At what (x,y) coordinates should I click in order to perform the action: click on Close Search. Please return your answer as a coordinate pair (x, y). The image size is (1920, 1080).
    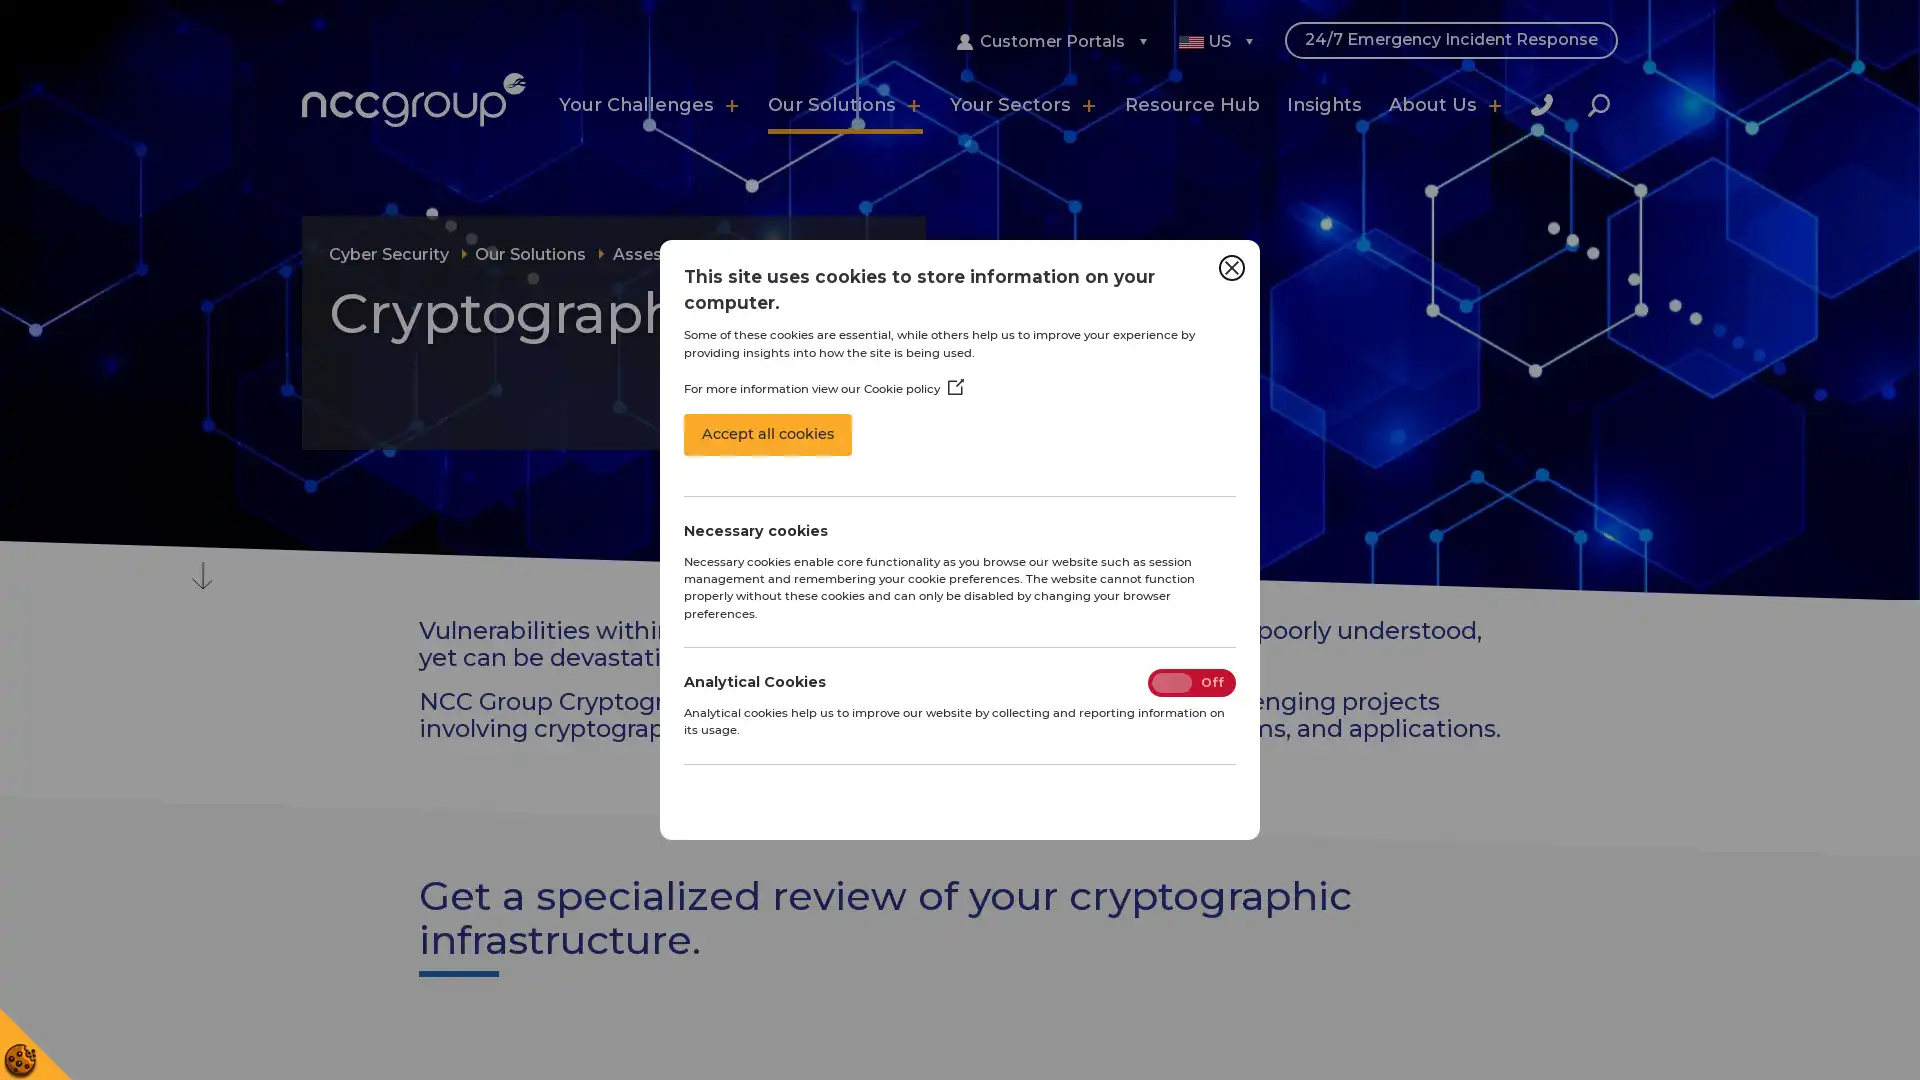
    Looking at the image, I should click on (1533, 175).